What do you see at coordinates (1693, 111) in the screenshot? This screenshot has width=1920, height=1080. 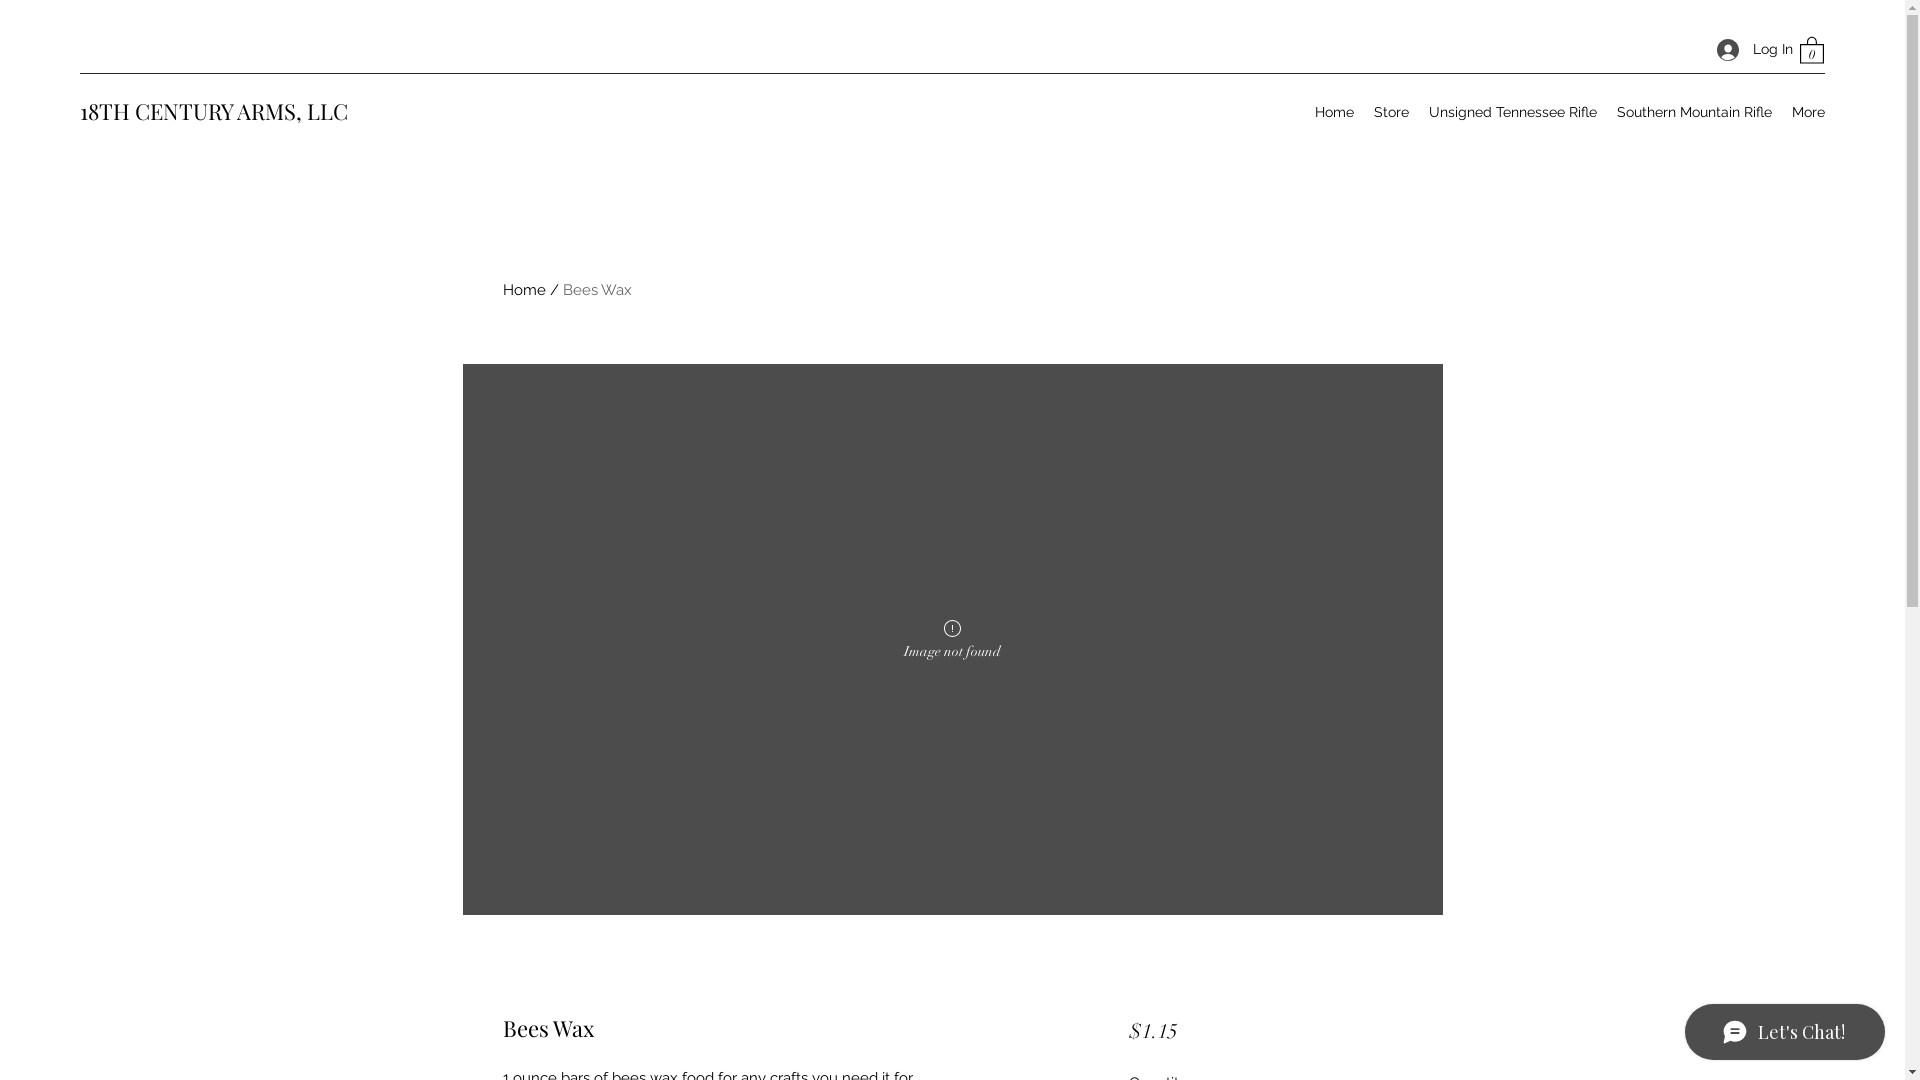 I see `'Southern Mountain Rifle'` at bounding box center [1693, 111].